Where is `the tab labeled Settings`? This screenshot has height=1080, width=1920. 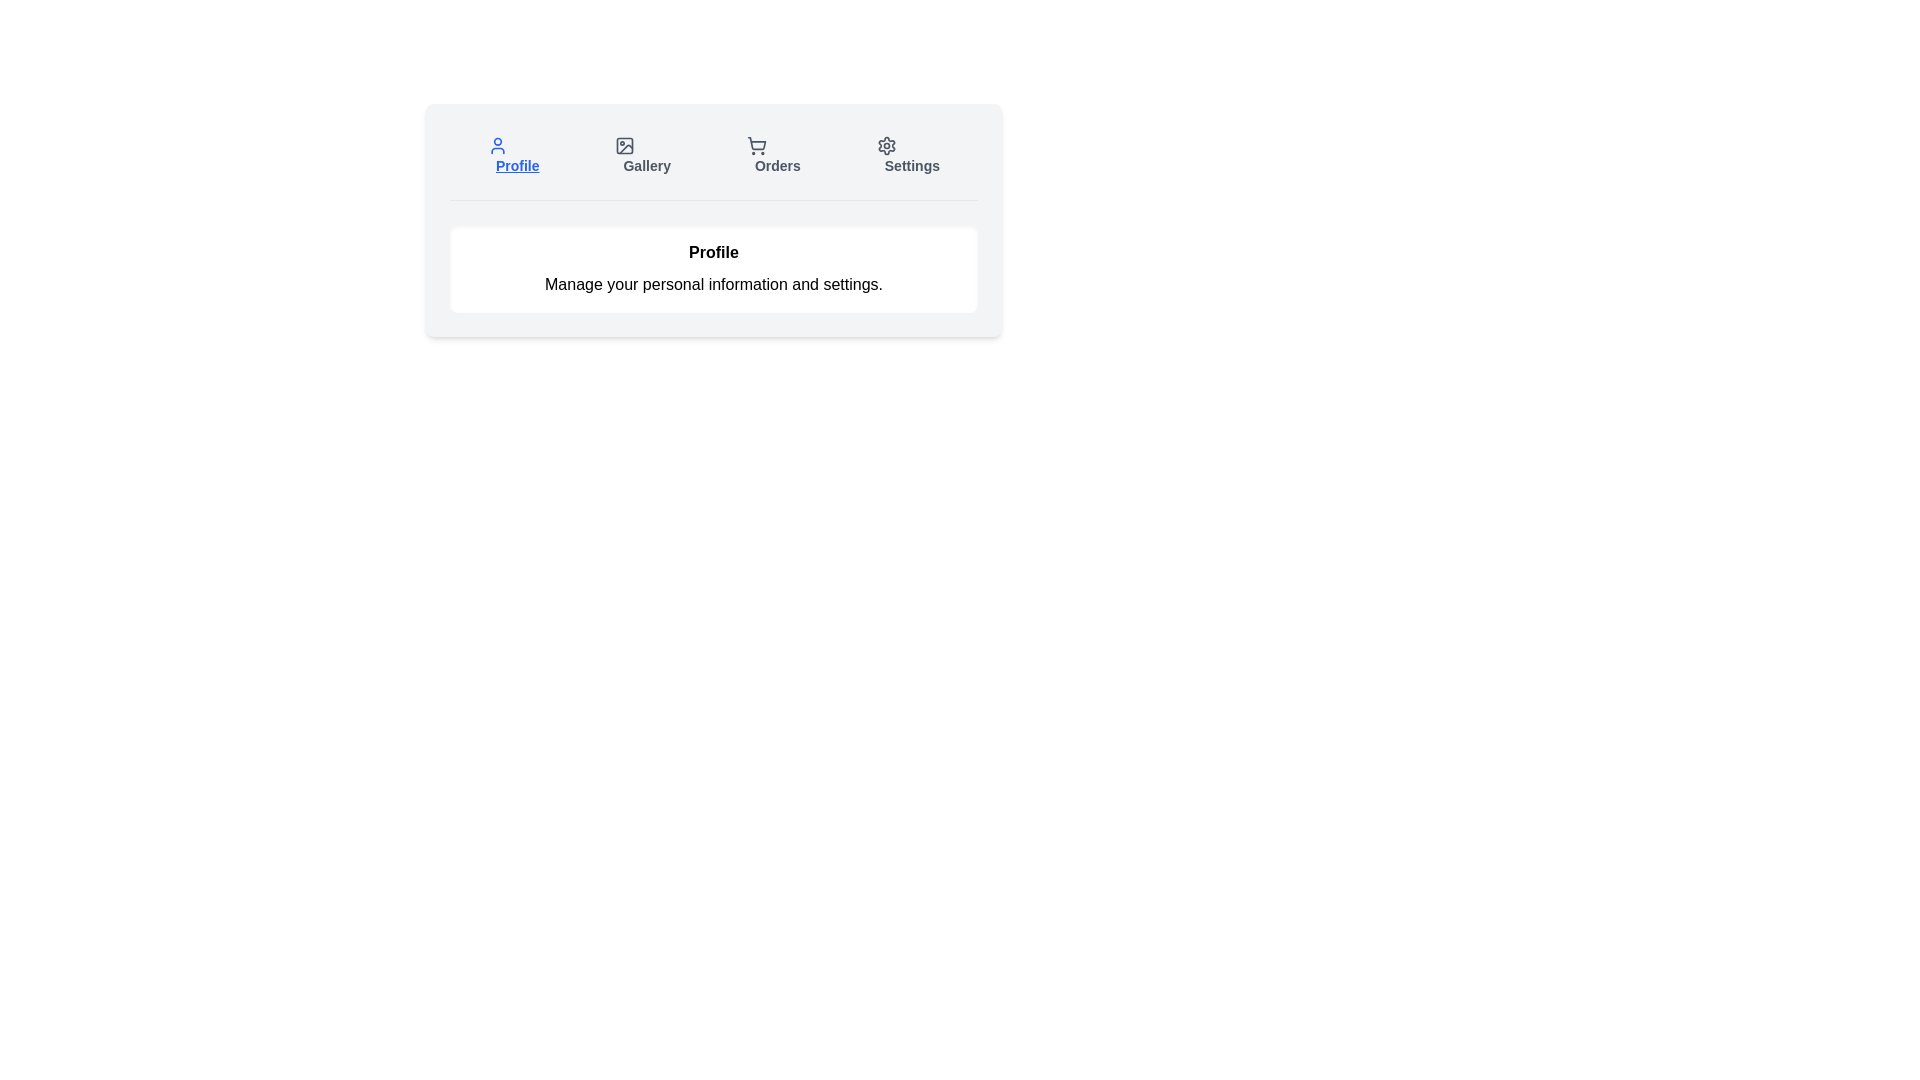
the tab labeled Settings is located at coordinates (907, 154).